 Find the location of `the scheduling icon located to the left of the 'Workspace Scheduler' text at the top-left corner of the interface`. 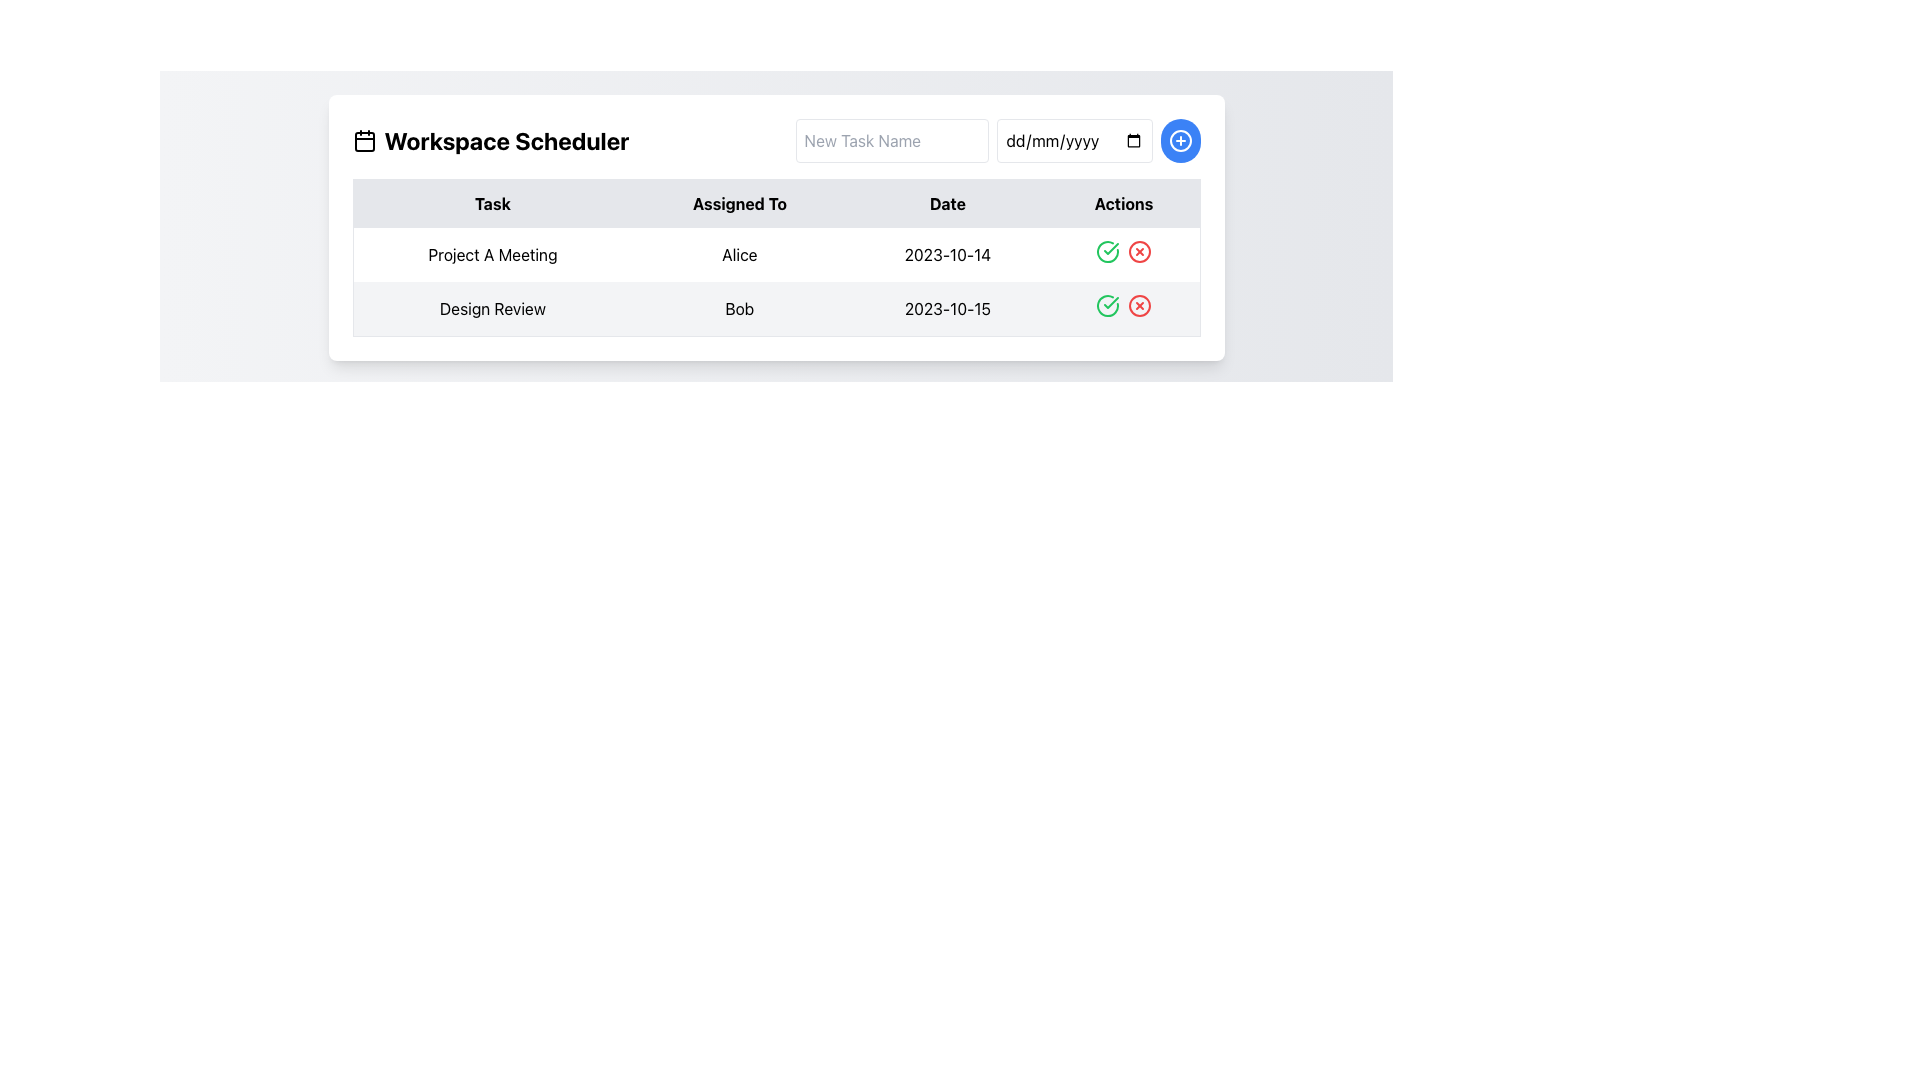

the scheduling icon located to the left of the 'Workspace Scheduler' text at the top-left corner of the interface is located at coordinates (364, 140).